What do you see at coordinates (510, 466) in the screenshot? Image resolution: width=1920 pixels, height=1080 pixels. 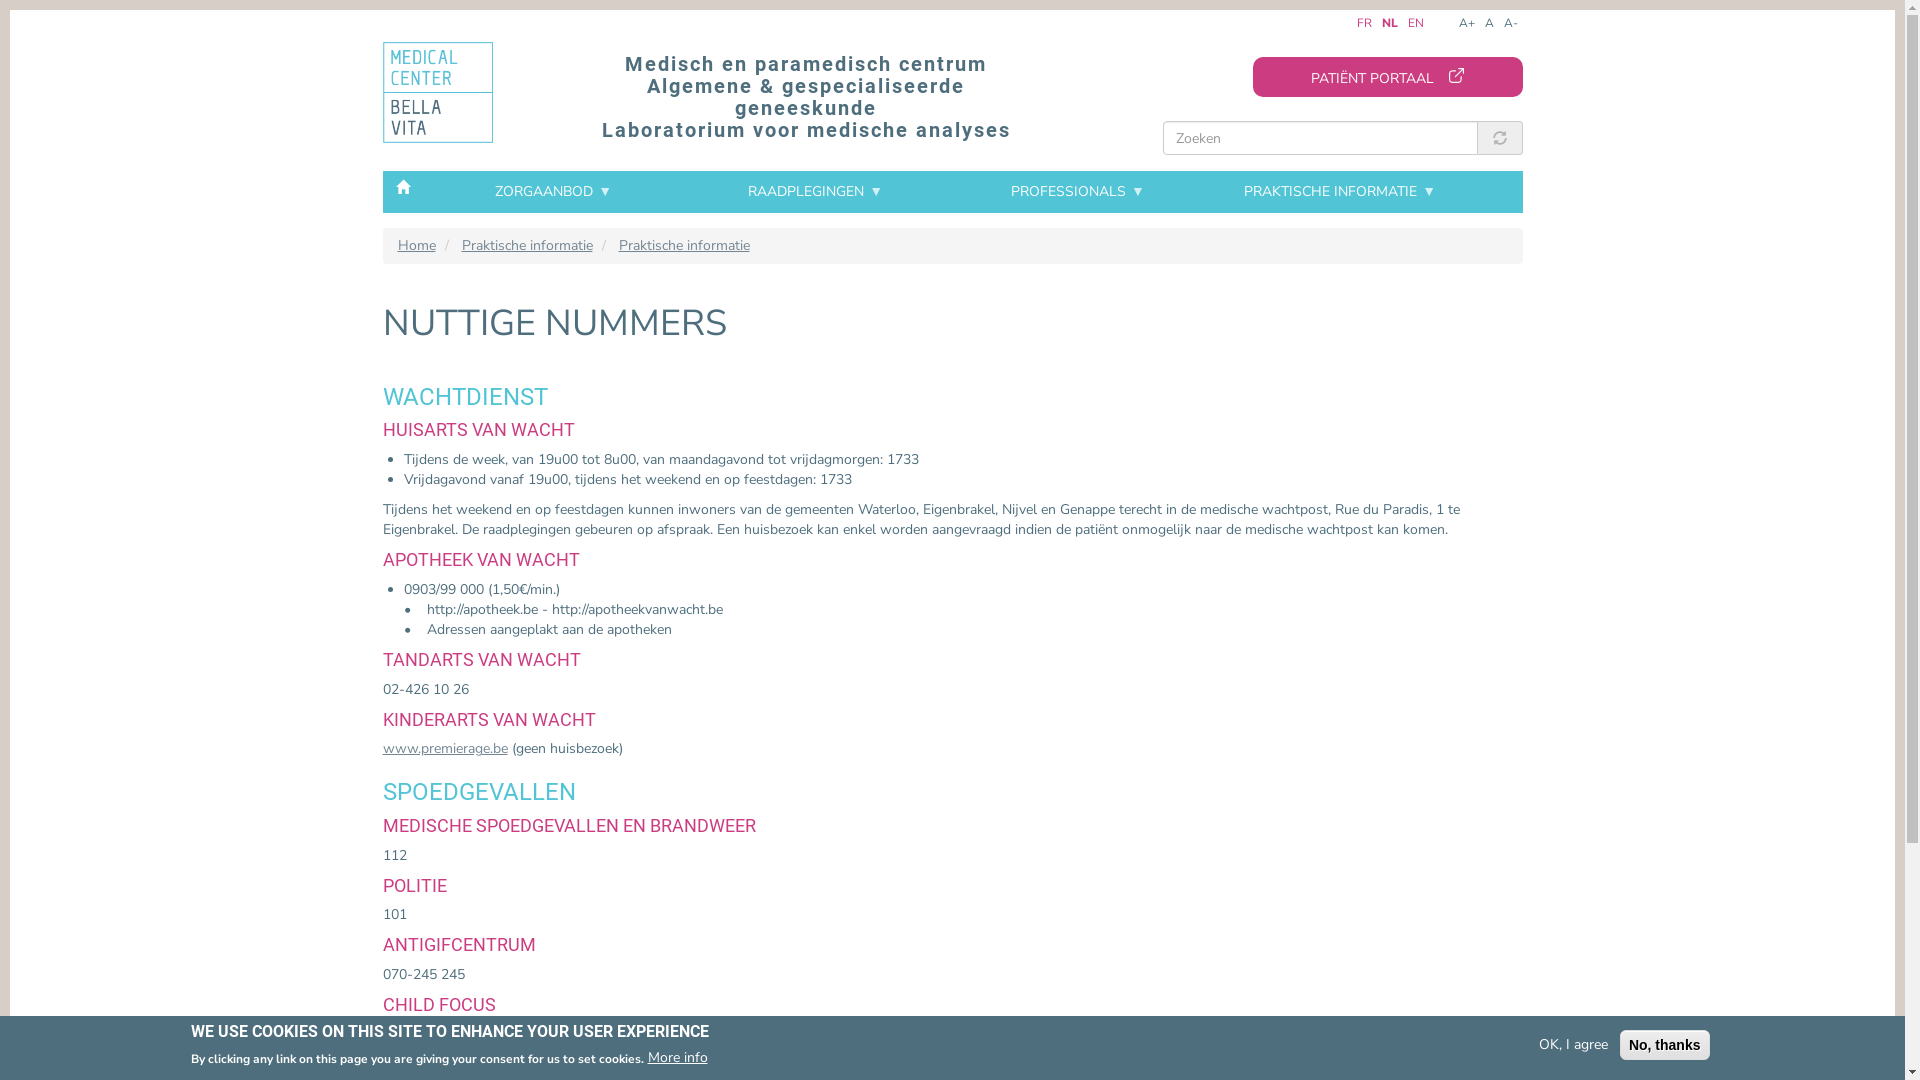 I see `'CONTACTEER ONS'` at bounding box center [510, 466].